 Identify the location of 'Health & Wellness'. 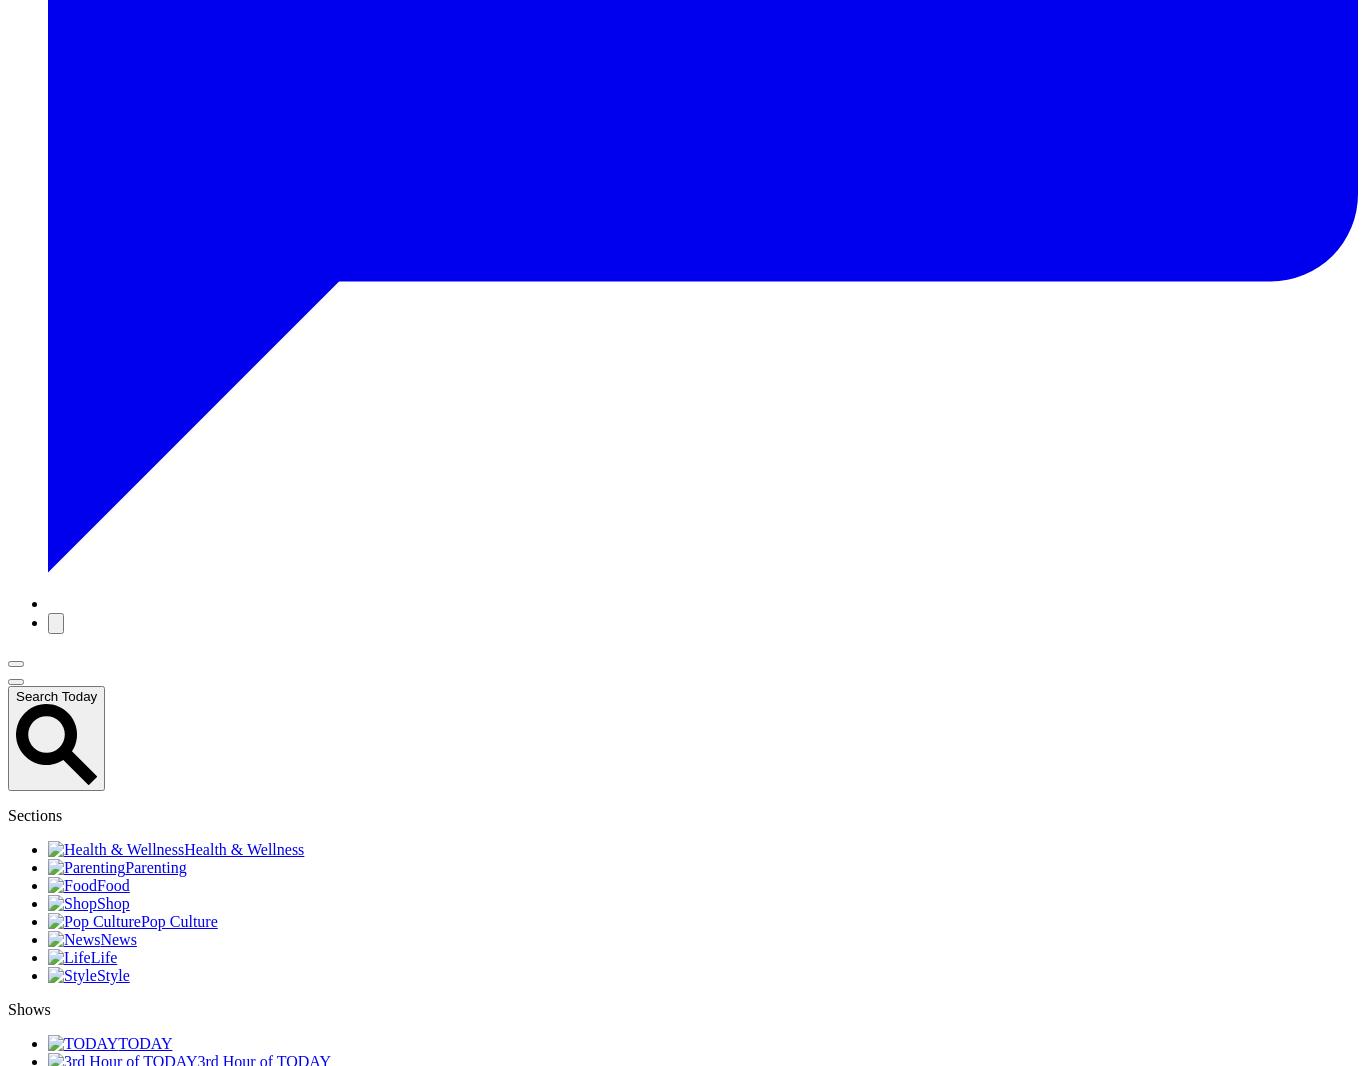
(183, 849).